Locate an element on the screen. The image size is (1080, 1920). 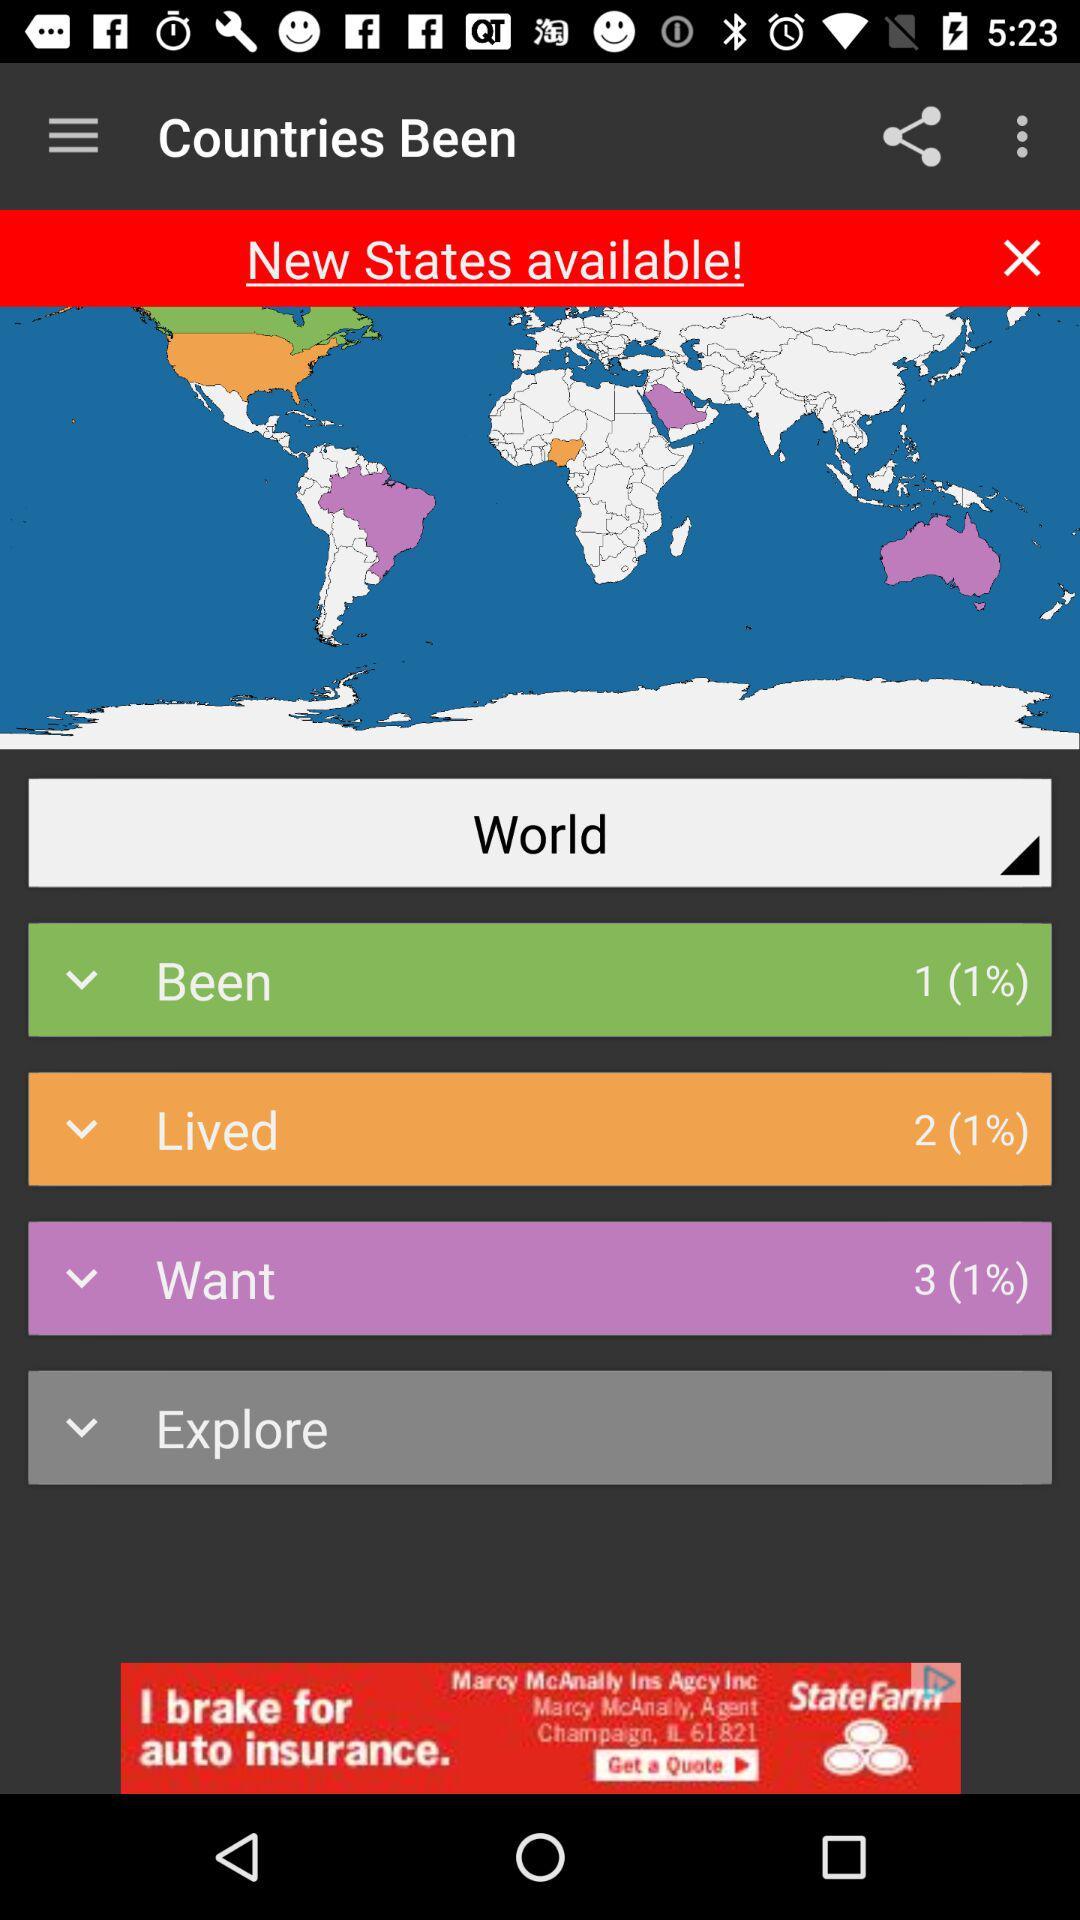
advertisement state farm is located at coordinates (540, 1727).